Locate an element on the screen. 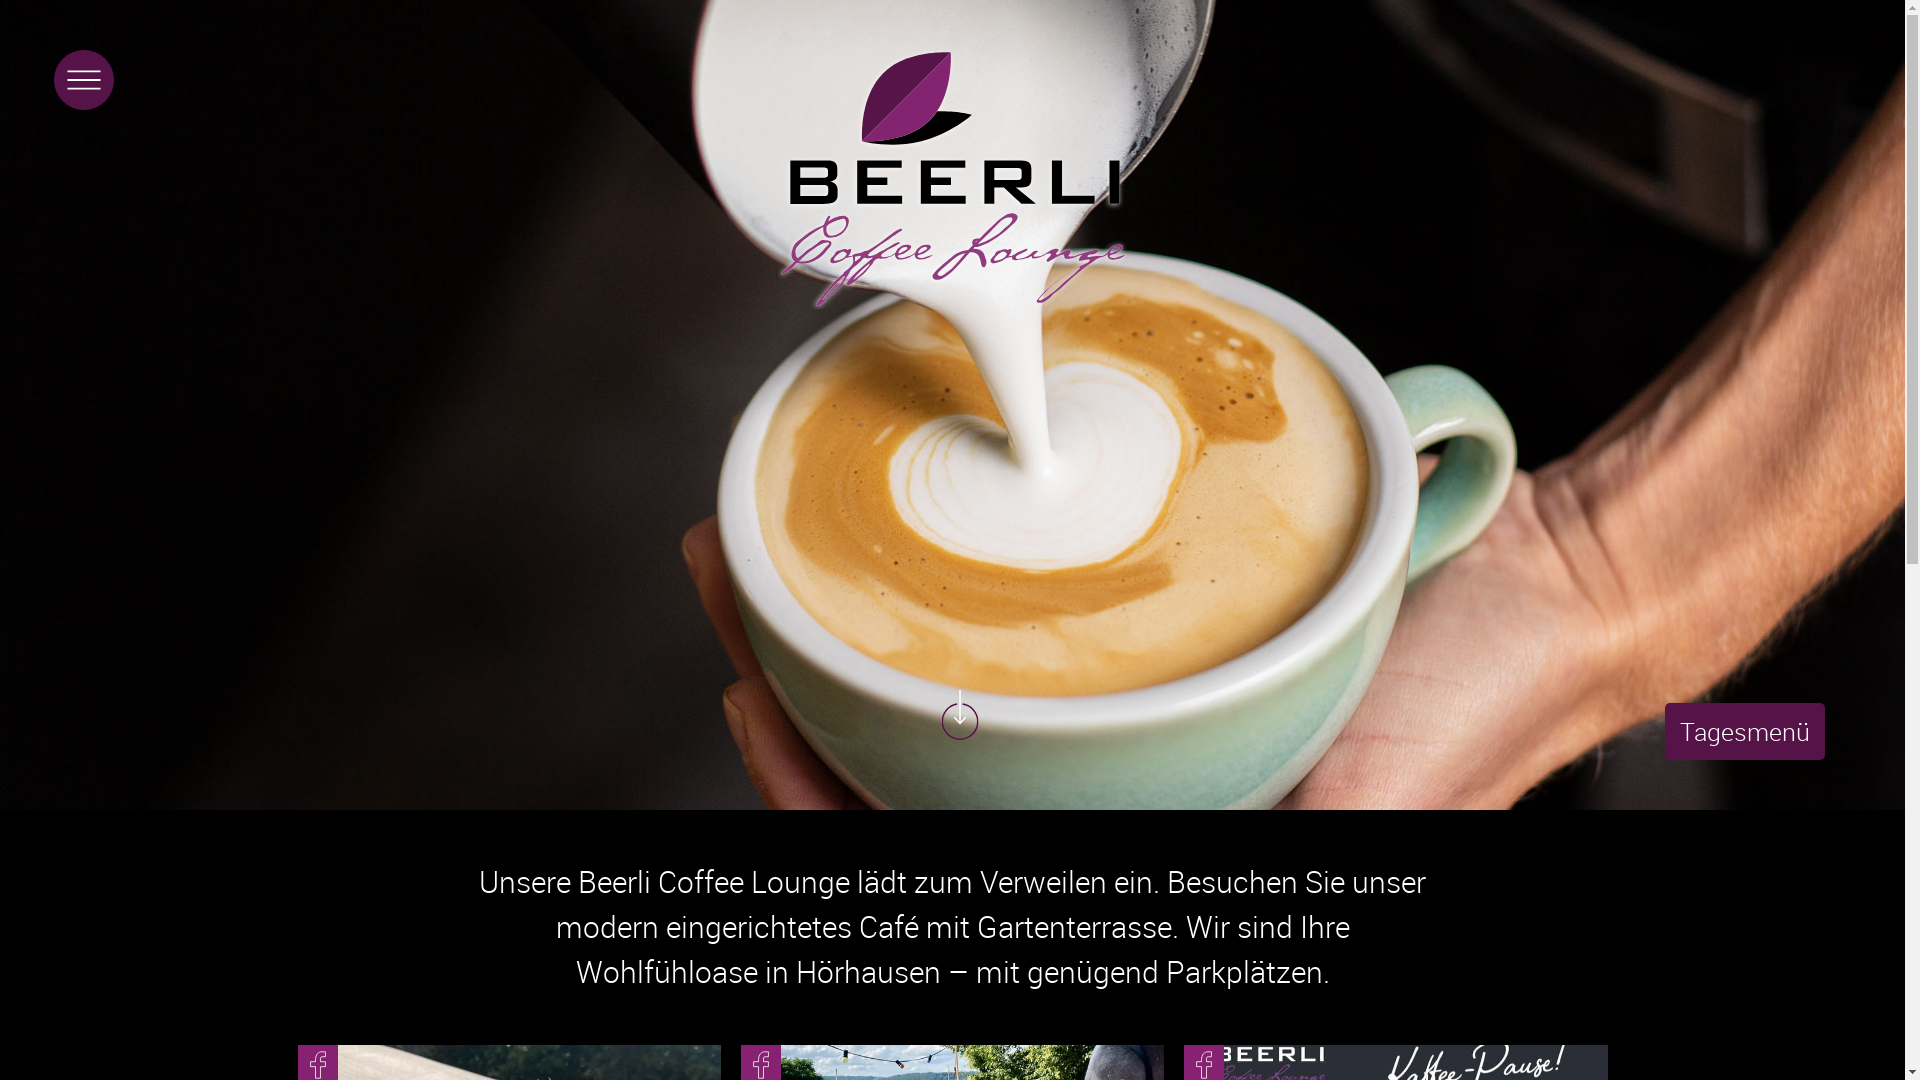 The height and width of the screenshot is (1080, 1920). 'Startseite' is located at coordinates (952, 178).